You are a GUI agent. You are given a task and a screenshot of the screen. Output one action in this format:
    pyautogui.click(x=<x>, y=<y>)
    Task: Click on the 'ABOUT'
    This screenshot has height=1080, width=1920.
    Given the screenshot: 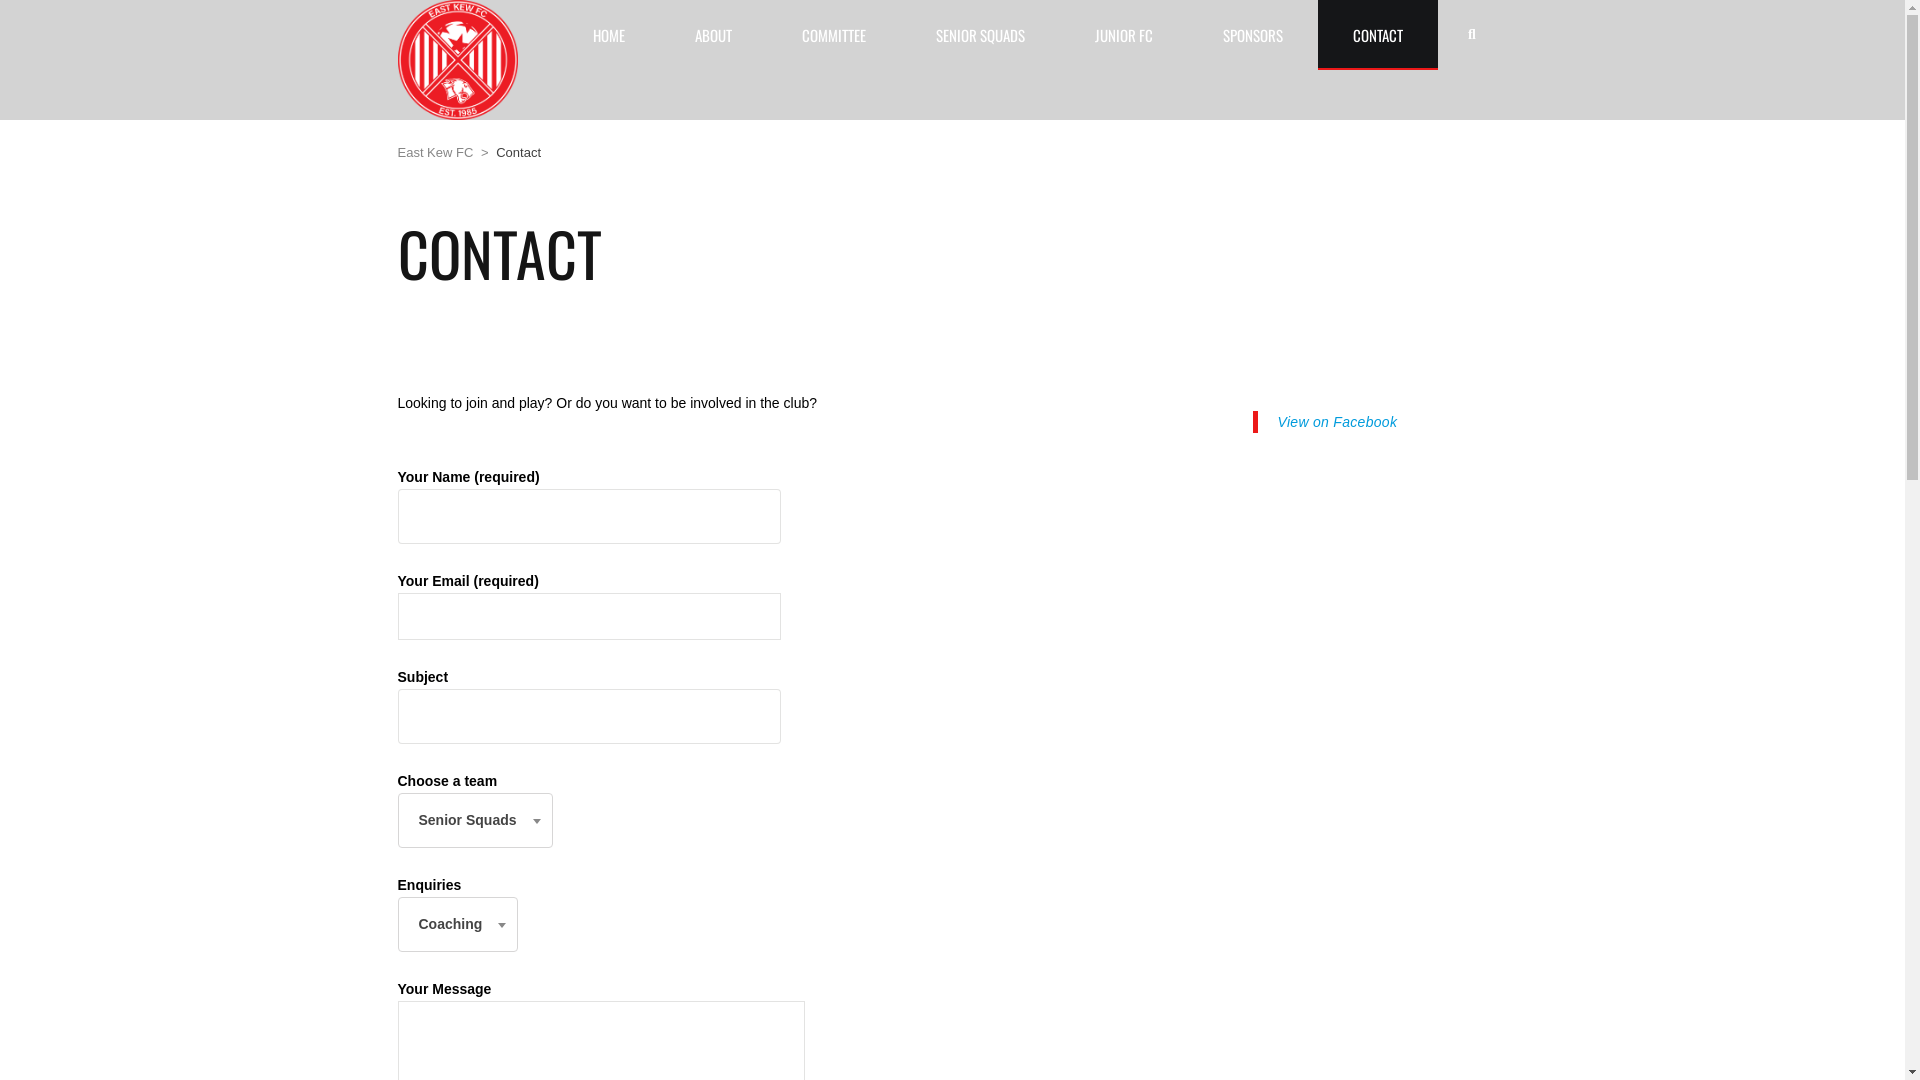 What is the action you would take?
    pyautogui.click(x=660, y=34)
    